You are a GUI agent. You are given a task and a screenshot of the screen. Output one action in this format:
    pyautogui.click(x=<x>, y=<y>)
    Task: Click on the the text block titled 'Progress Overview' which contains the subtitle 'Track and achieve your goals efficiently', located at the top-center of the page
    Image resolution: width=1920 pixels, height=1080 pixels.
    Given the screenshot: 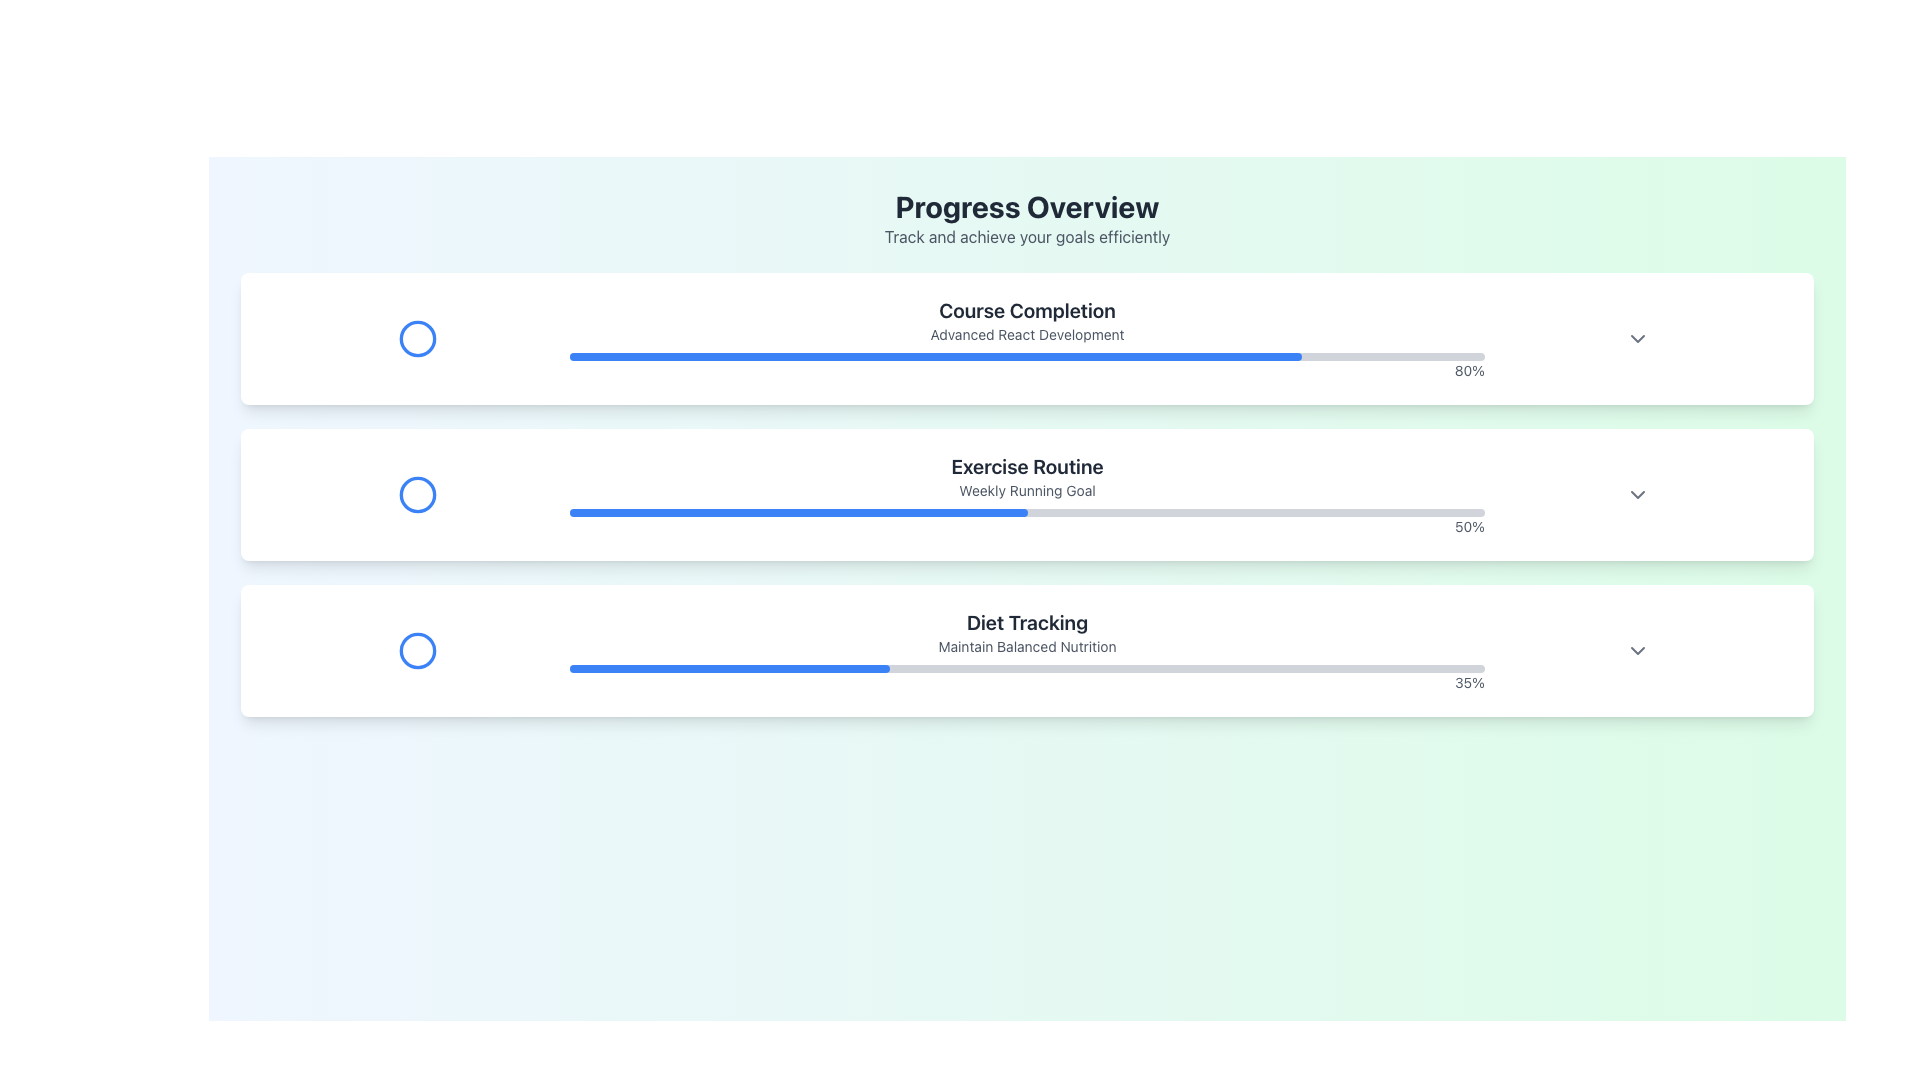 What is the action you would take?
    pyautogui.click(x=1027, y=219)
    